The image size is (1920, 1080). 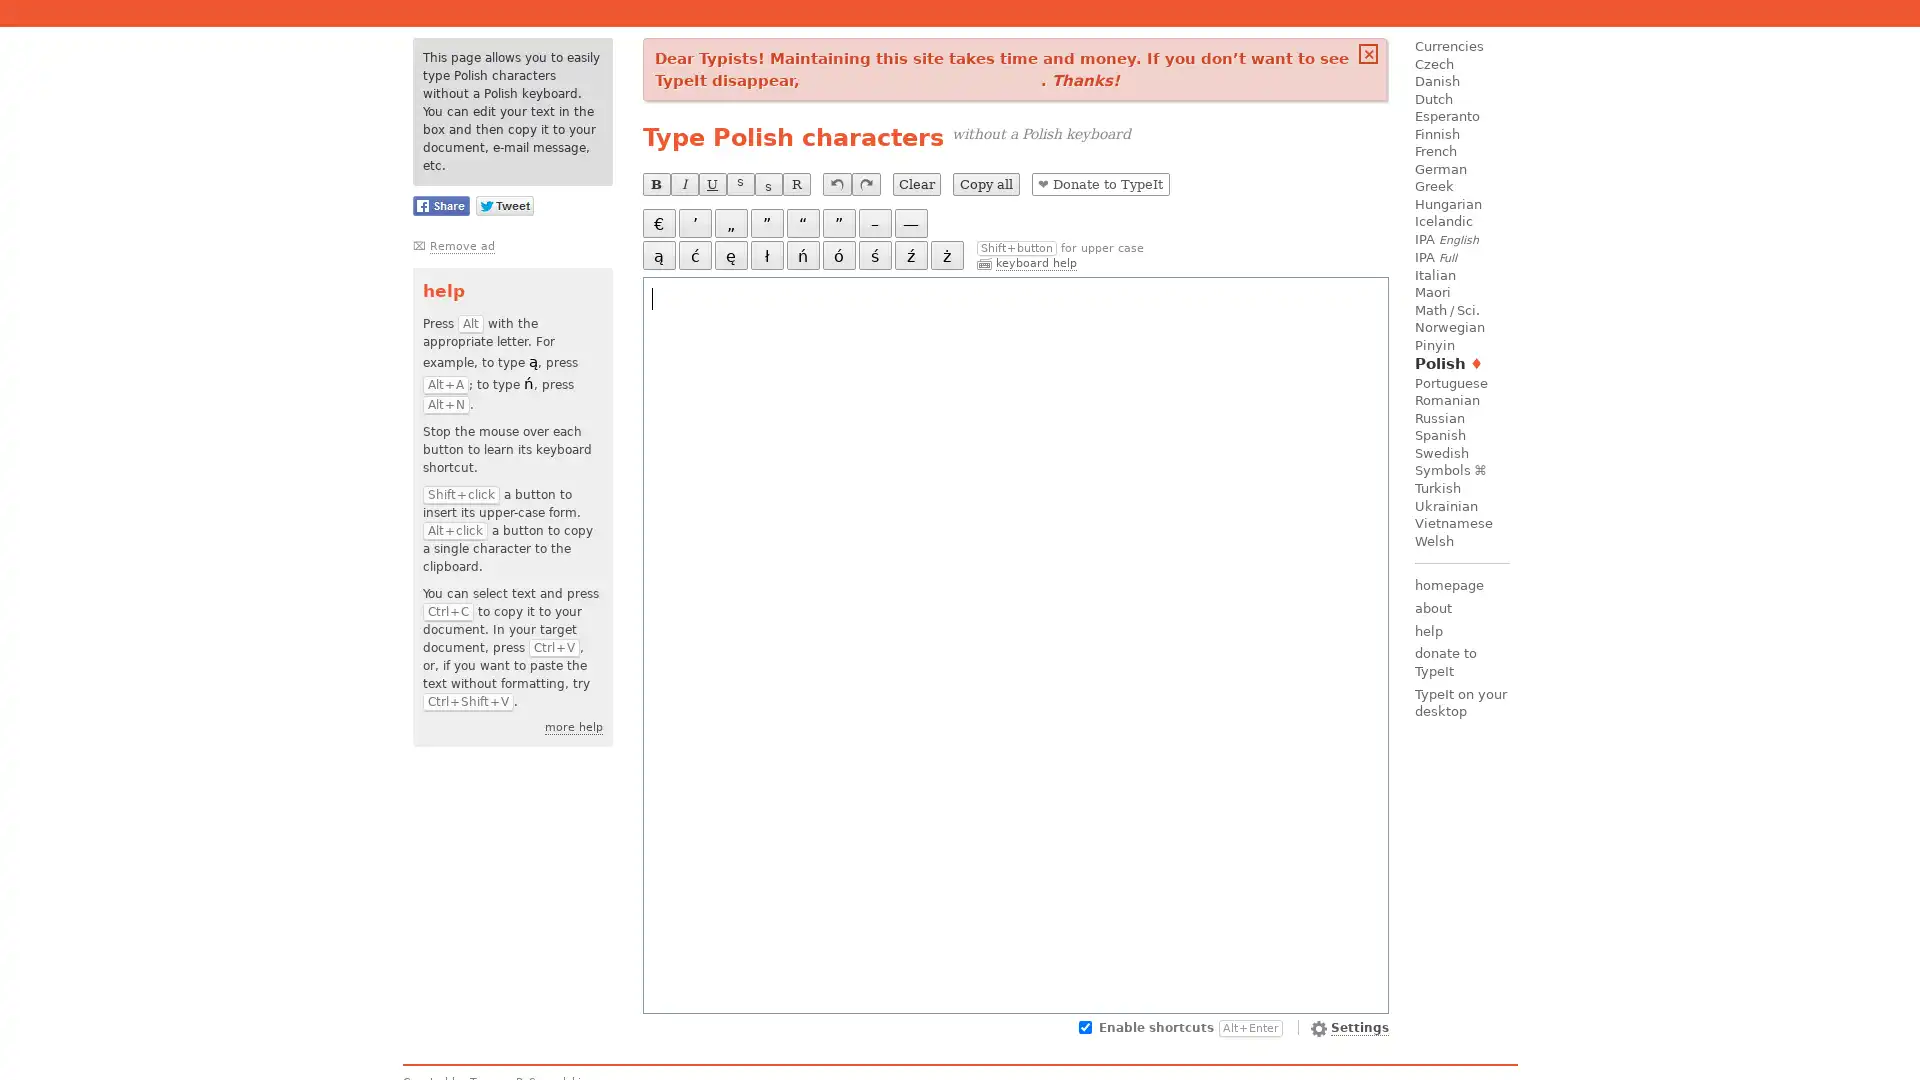 What do you see at coordinates (729, 254) in the screenshot?
I see `e` at bounding box center [729, 254].